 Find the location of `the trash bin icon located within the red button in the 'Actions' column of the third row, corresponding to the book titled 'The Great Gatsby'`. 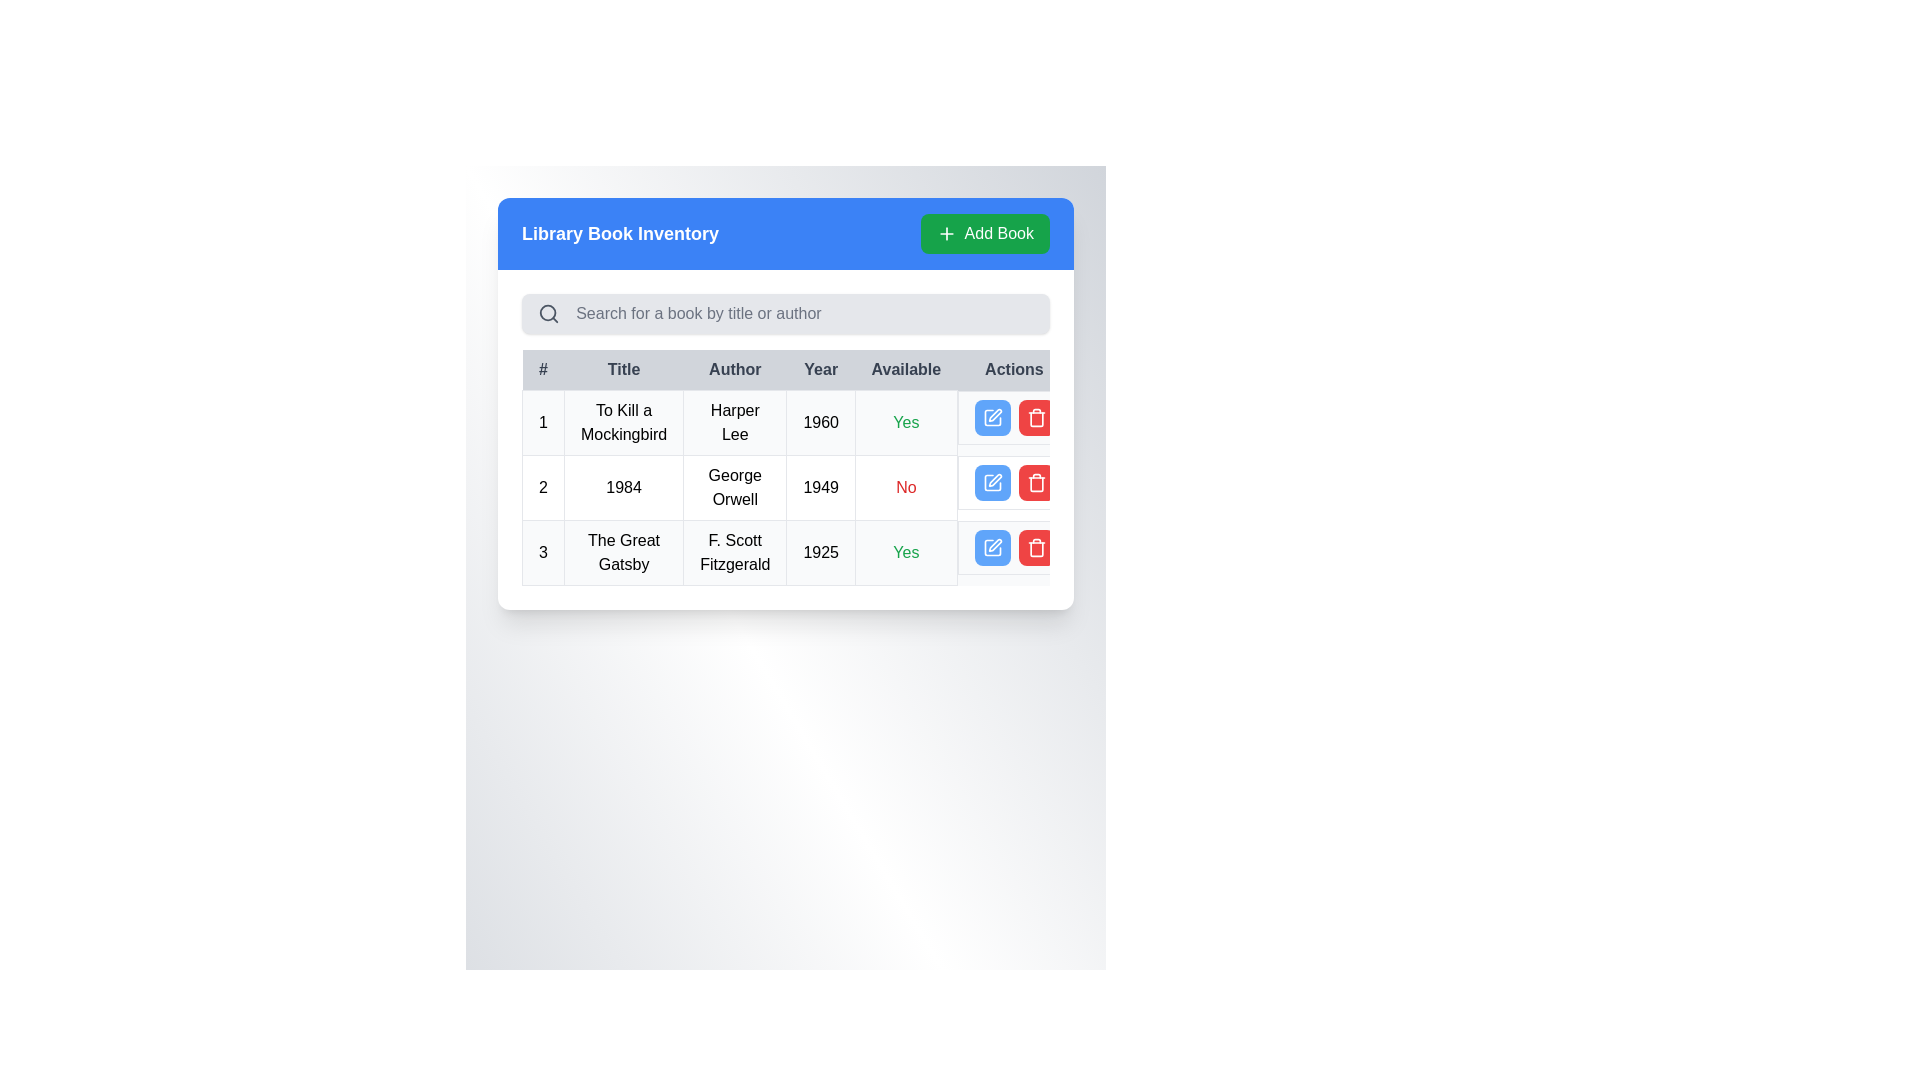

the trash bin icon located within the red button in the 'Actions' column of the third row, corresponding to the book titled 'The Great Gatsby' is located at coordinates (1036, 416).